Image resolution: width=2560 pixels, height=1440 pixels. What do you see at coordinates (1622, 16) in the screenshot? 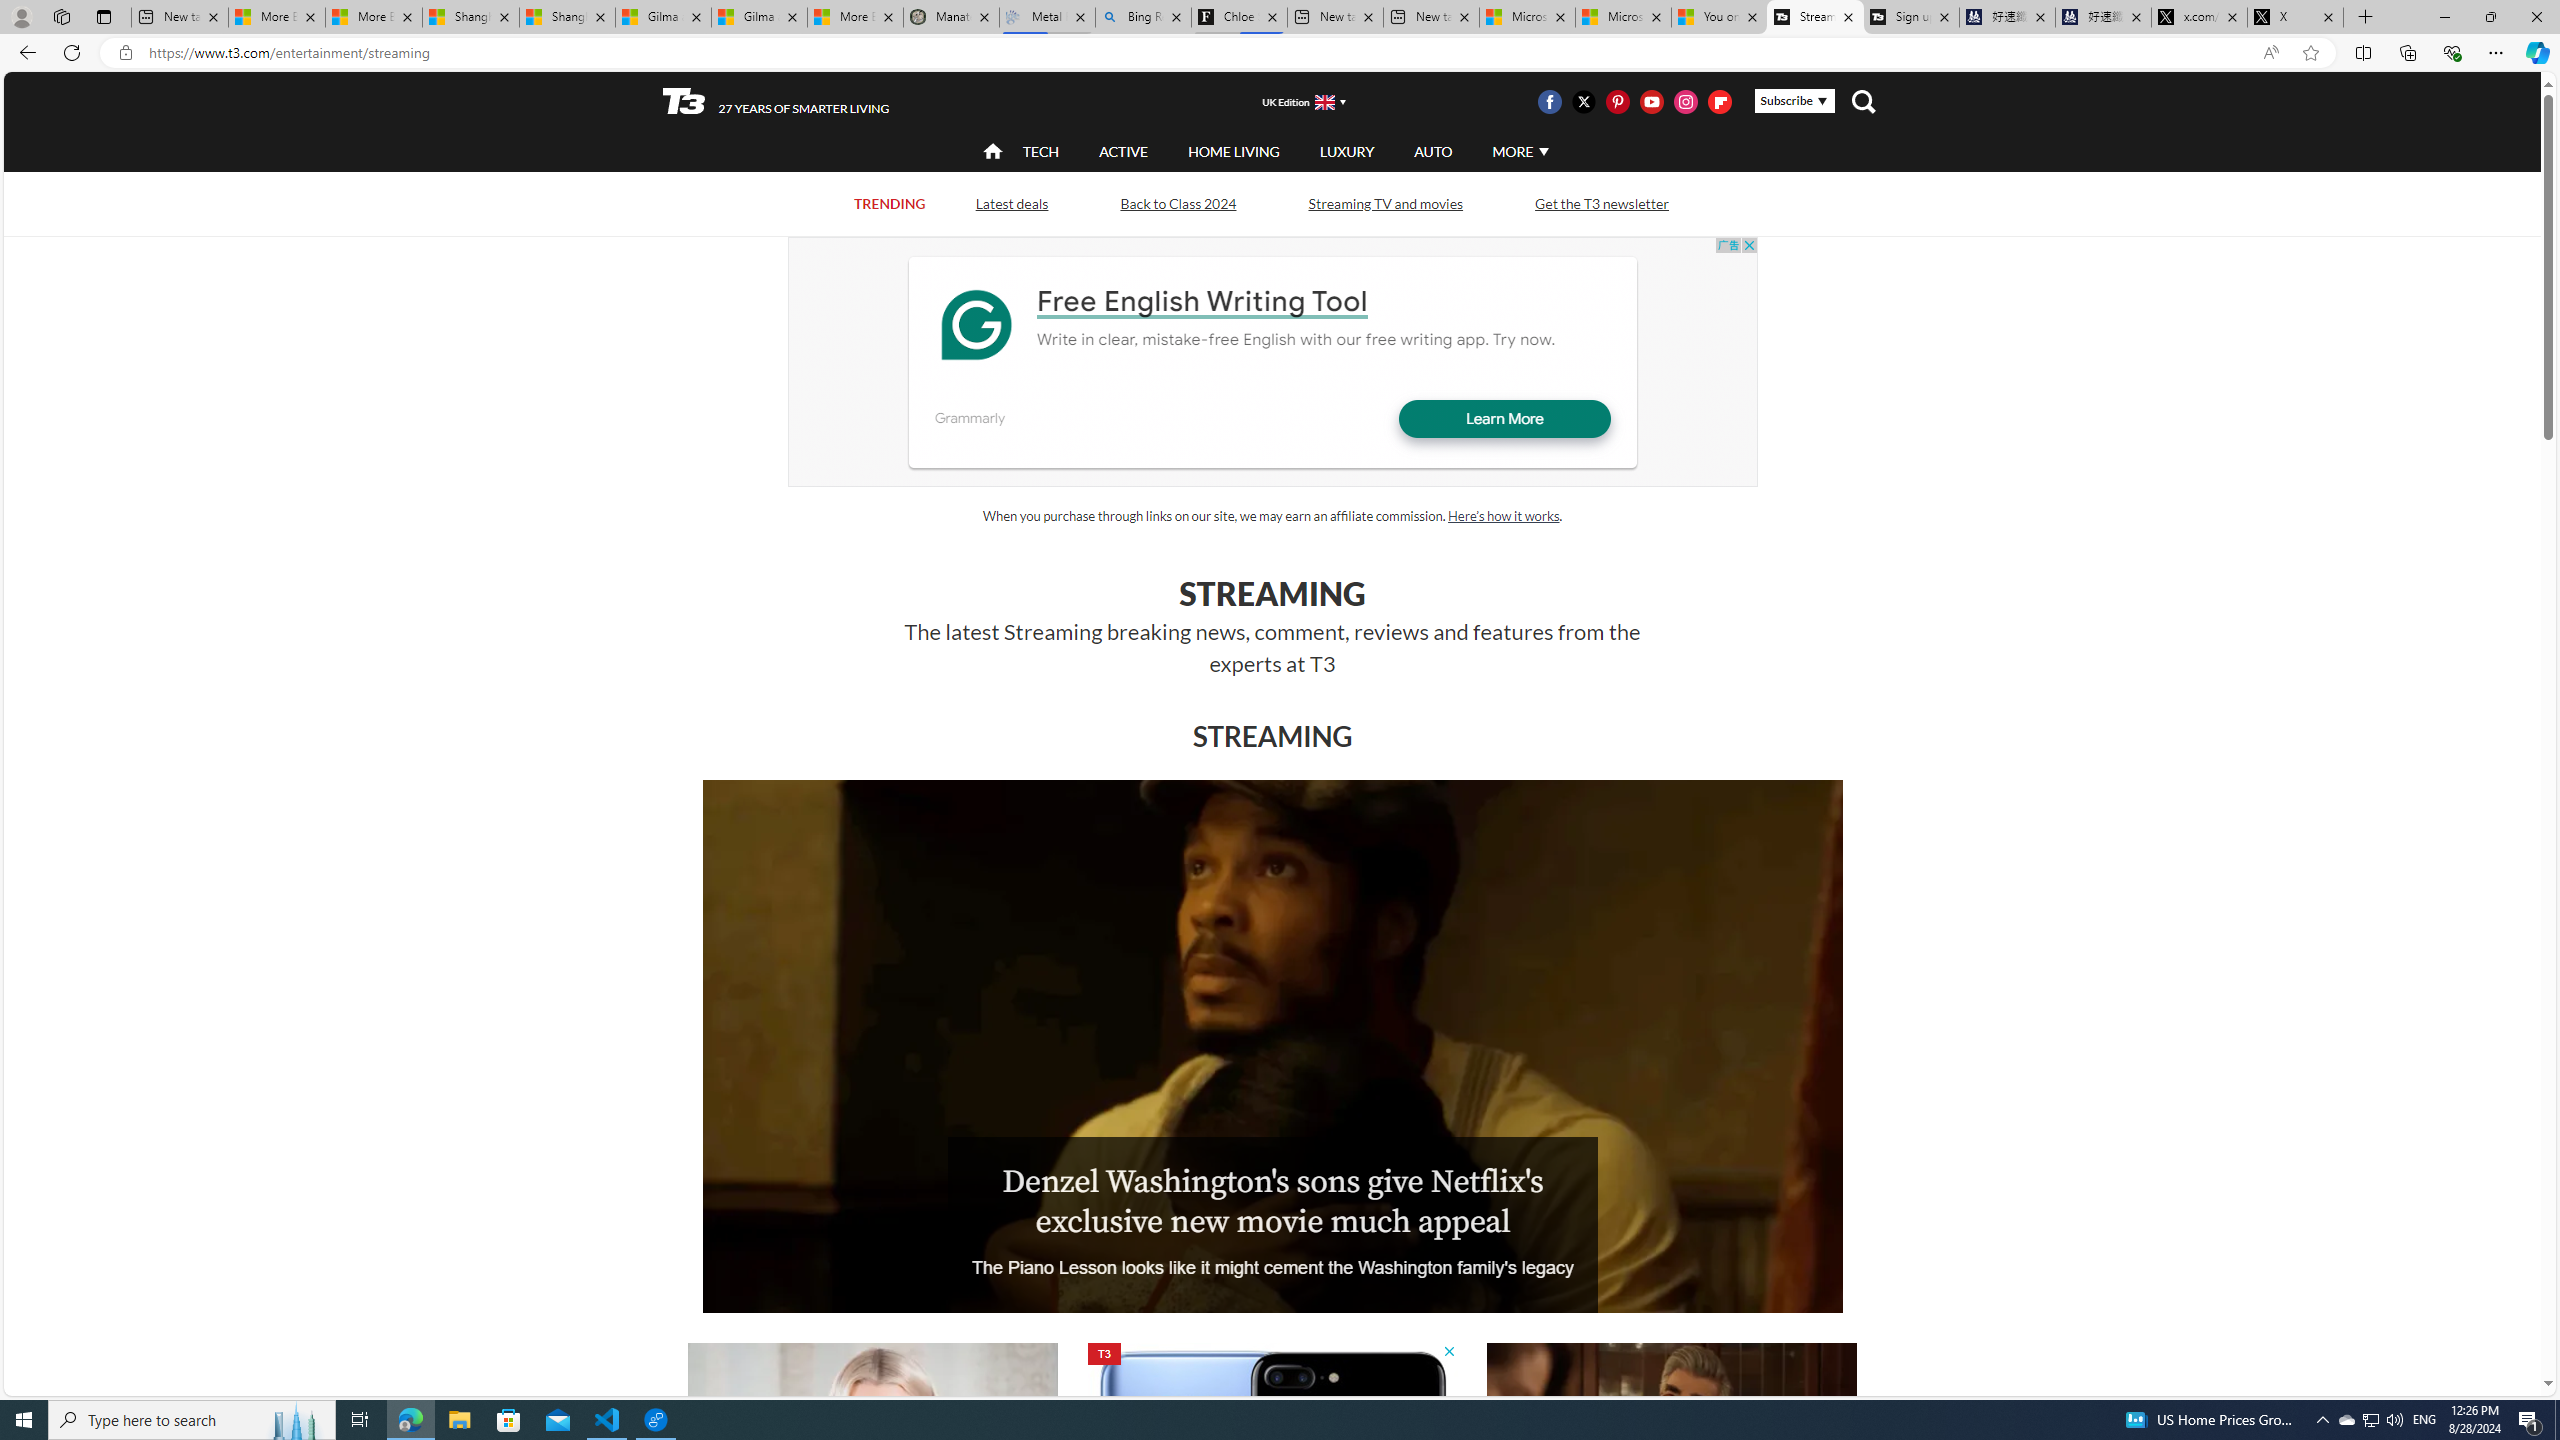
I see `'Microsoft Start'` at bounding box center [1622, 16].